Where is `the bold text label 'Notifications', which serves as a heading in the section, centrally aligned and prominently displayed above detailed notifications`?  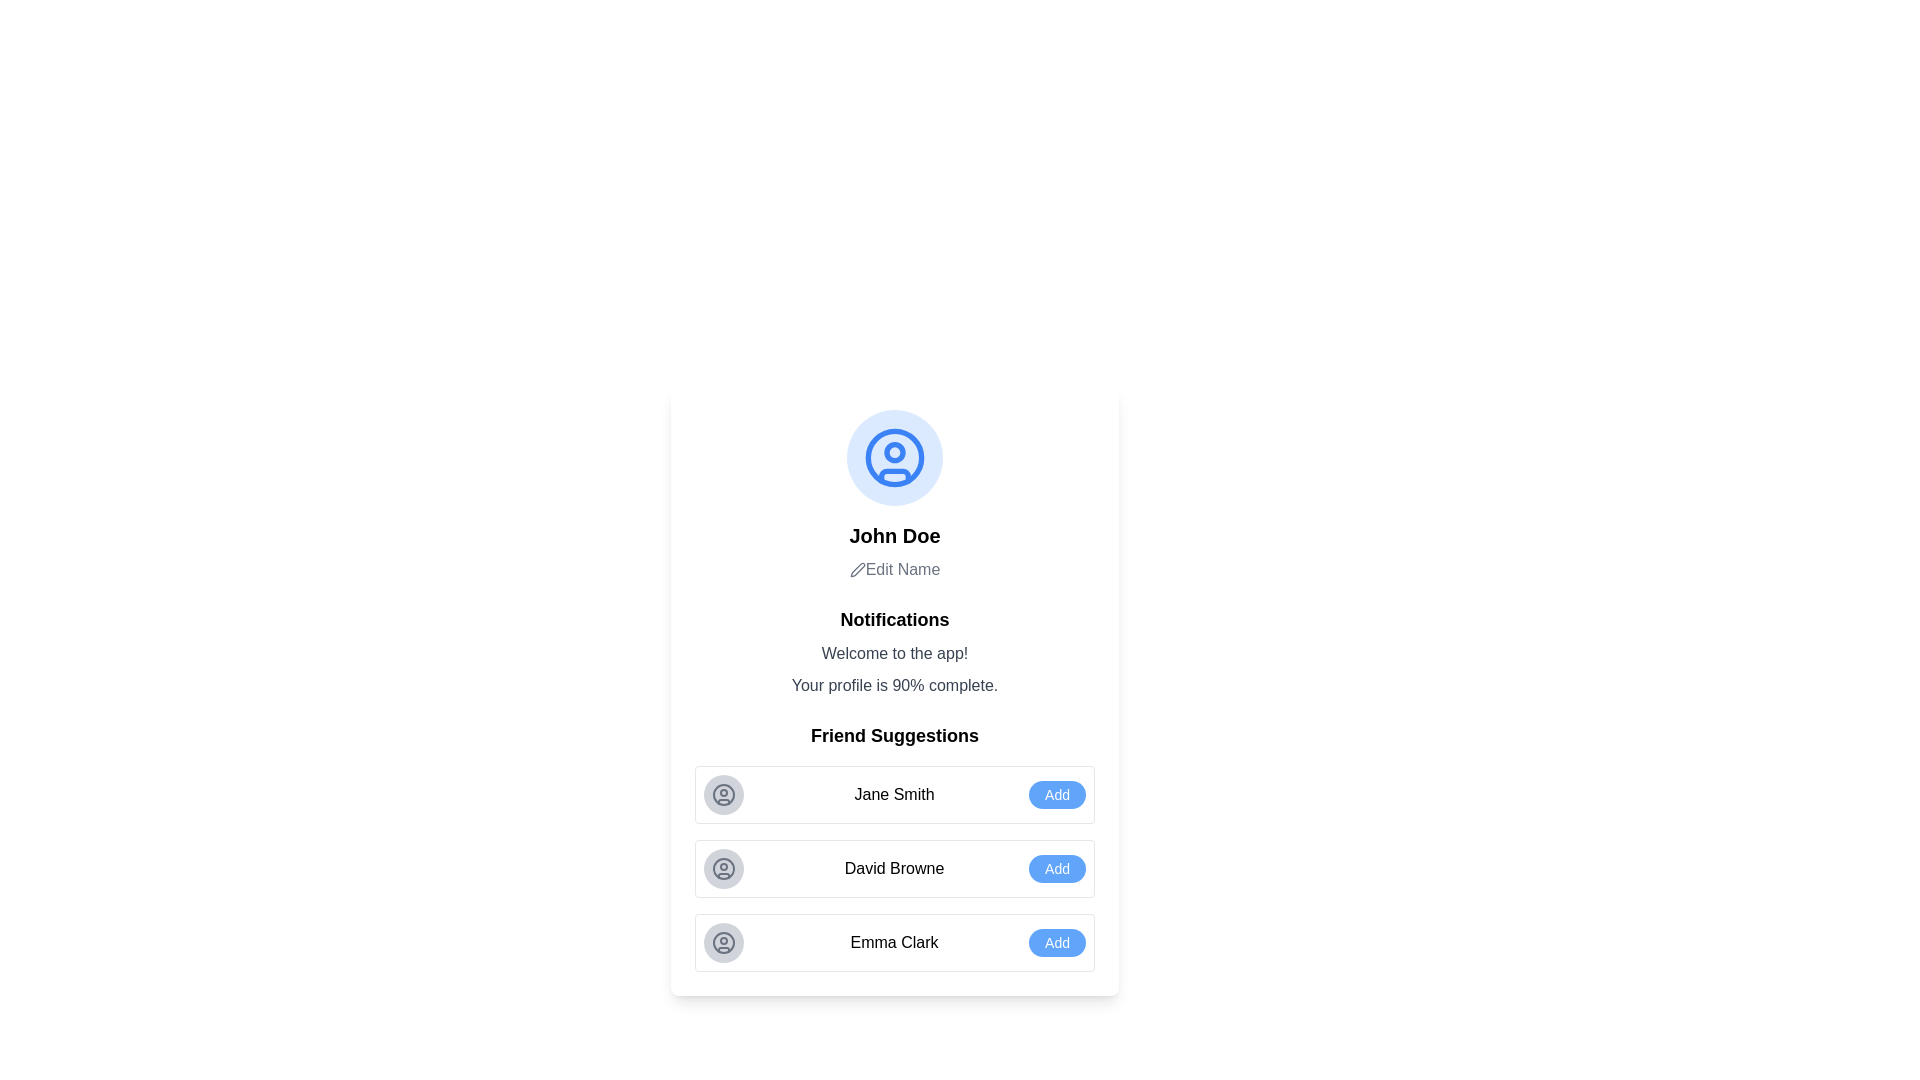 the bold text label 'Notifications', which serves as a heading in the section, centrally aligned and prominently displayed above detailed notifications is located at coordinates (893, 619).